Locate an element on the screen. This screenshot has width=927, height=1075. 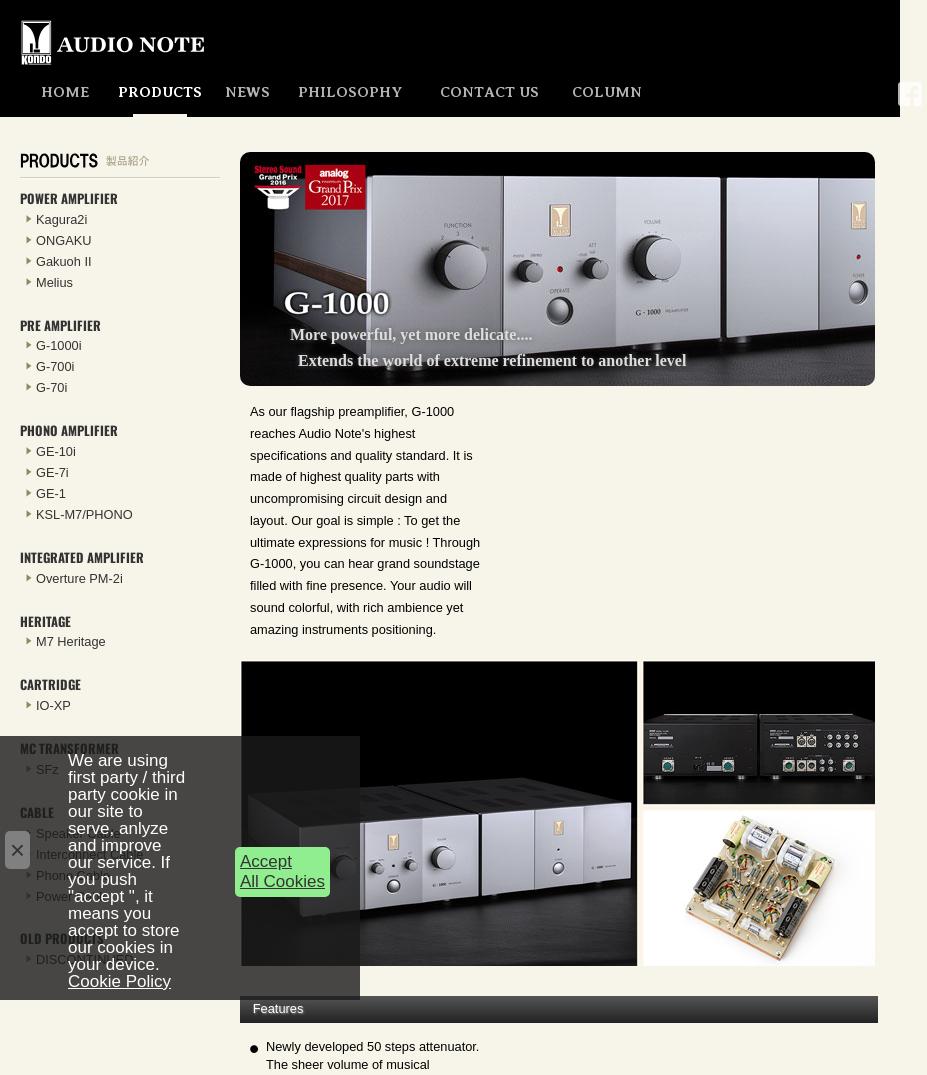
'IO-XP' is located at coordinates (52, 704).